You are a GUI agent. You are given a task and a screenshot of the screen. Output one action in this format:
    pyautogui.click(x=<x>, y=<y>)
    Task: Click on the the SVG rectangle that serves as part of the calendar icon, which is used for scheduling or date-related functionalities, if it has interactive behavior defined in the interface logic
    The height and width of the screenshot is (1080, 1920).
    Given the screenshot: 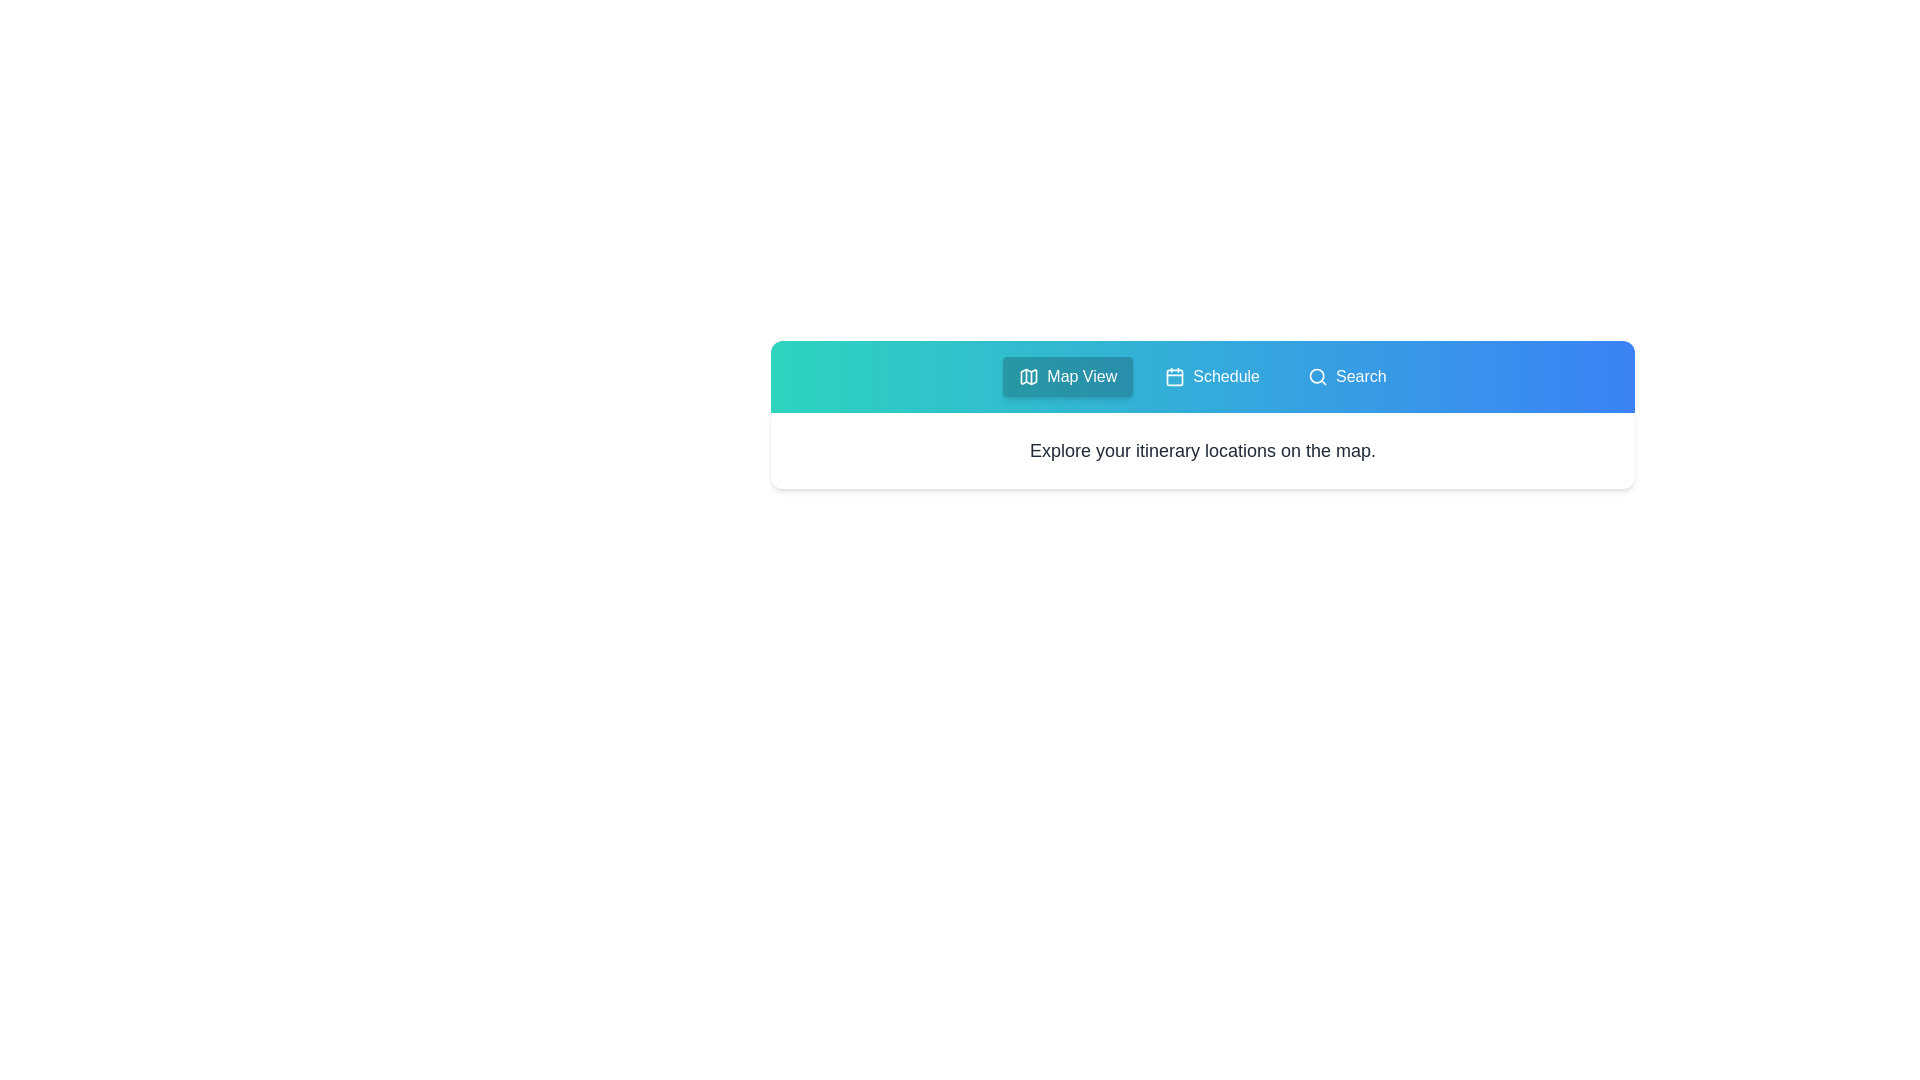 What is the action you would take?
    pyautogui.click(x=1175, y=377)
    